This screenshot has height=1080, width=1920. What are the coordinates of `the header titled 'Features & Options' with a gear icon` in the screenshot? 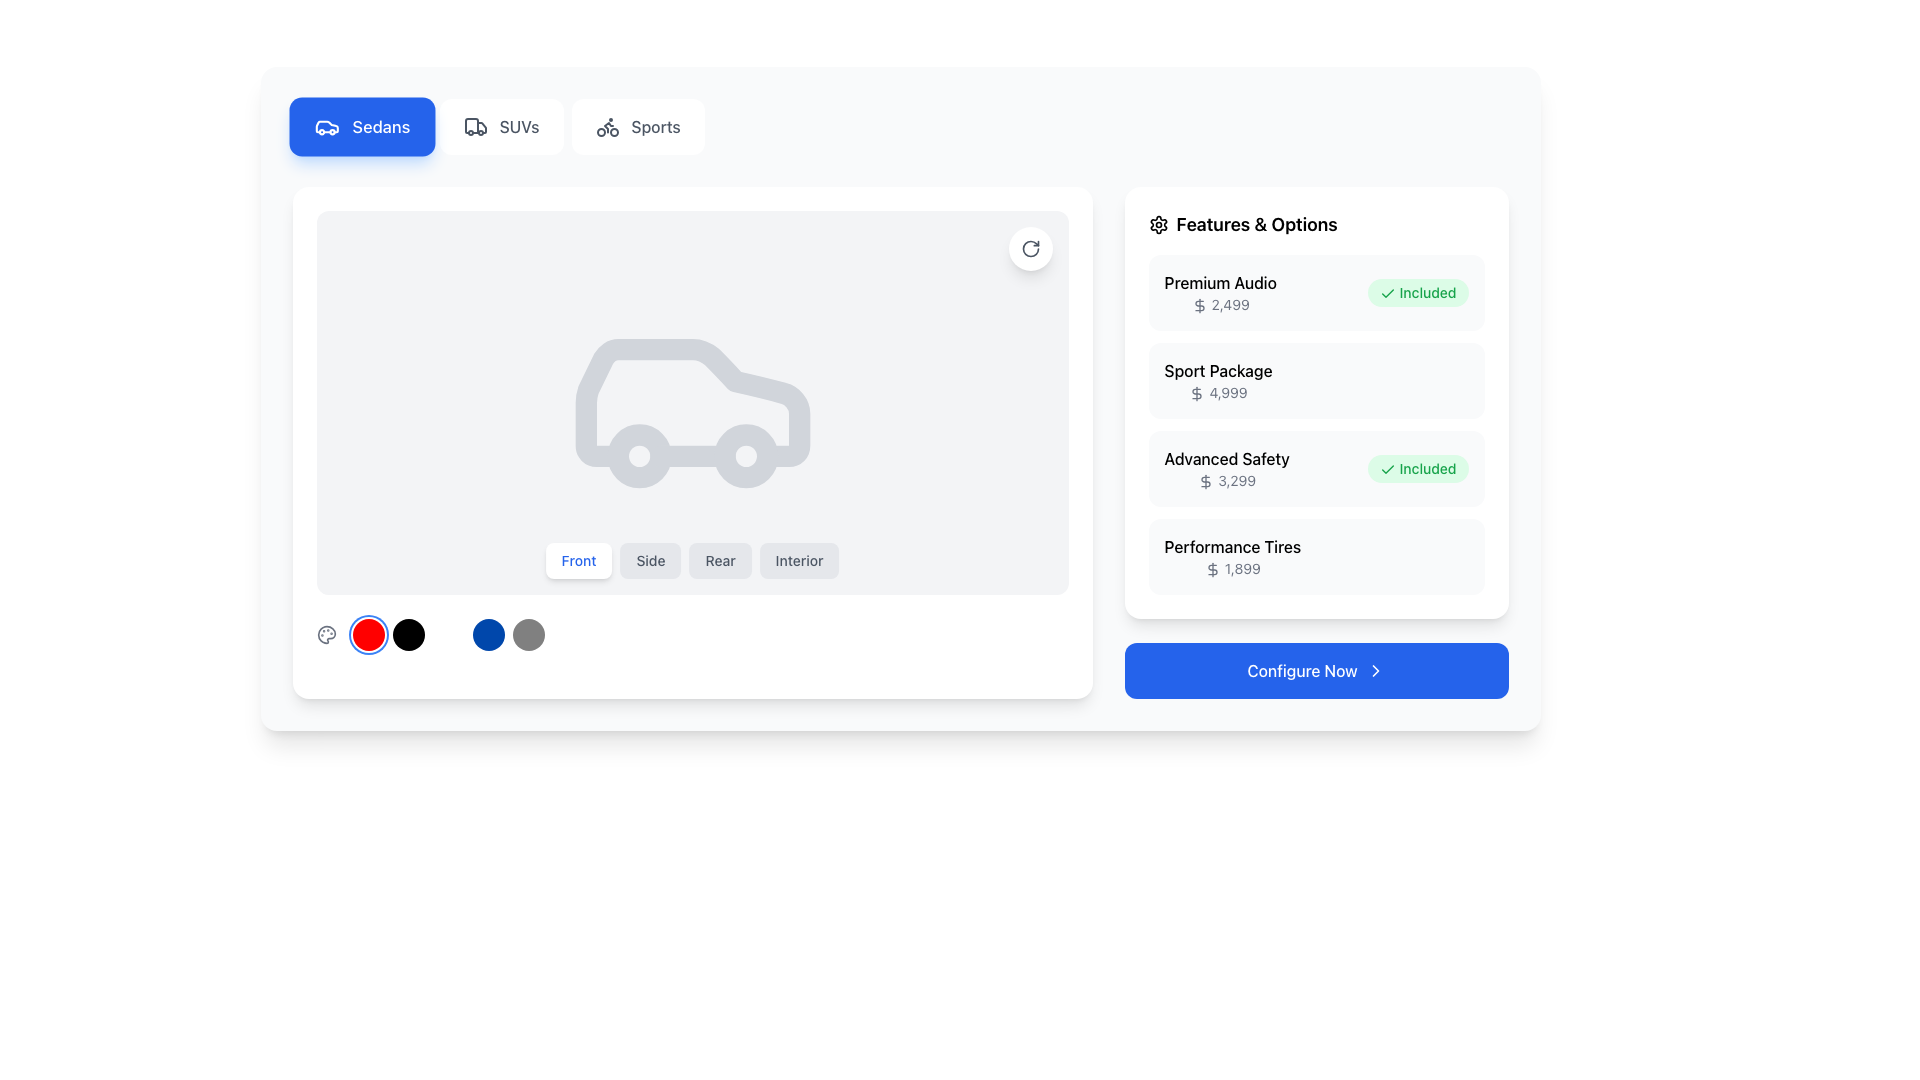 It's located at (1316, 224).